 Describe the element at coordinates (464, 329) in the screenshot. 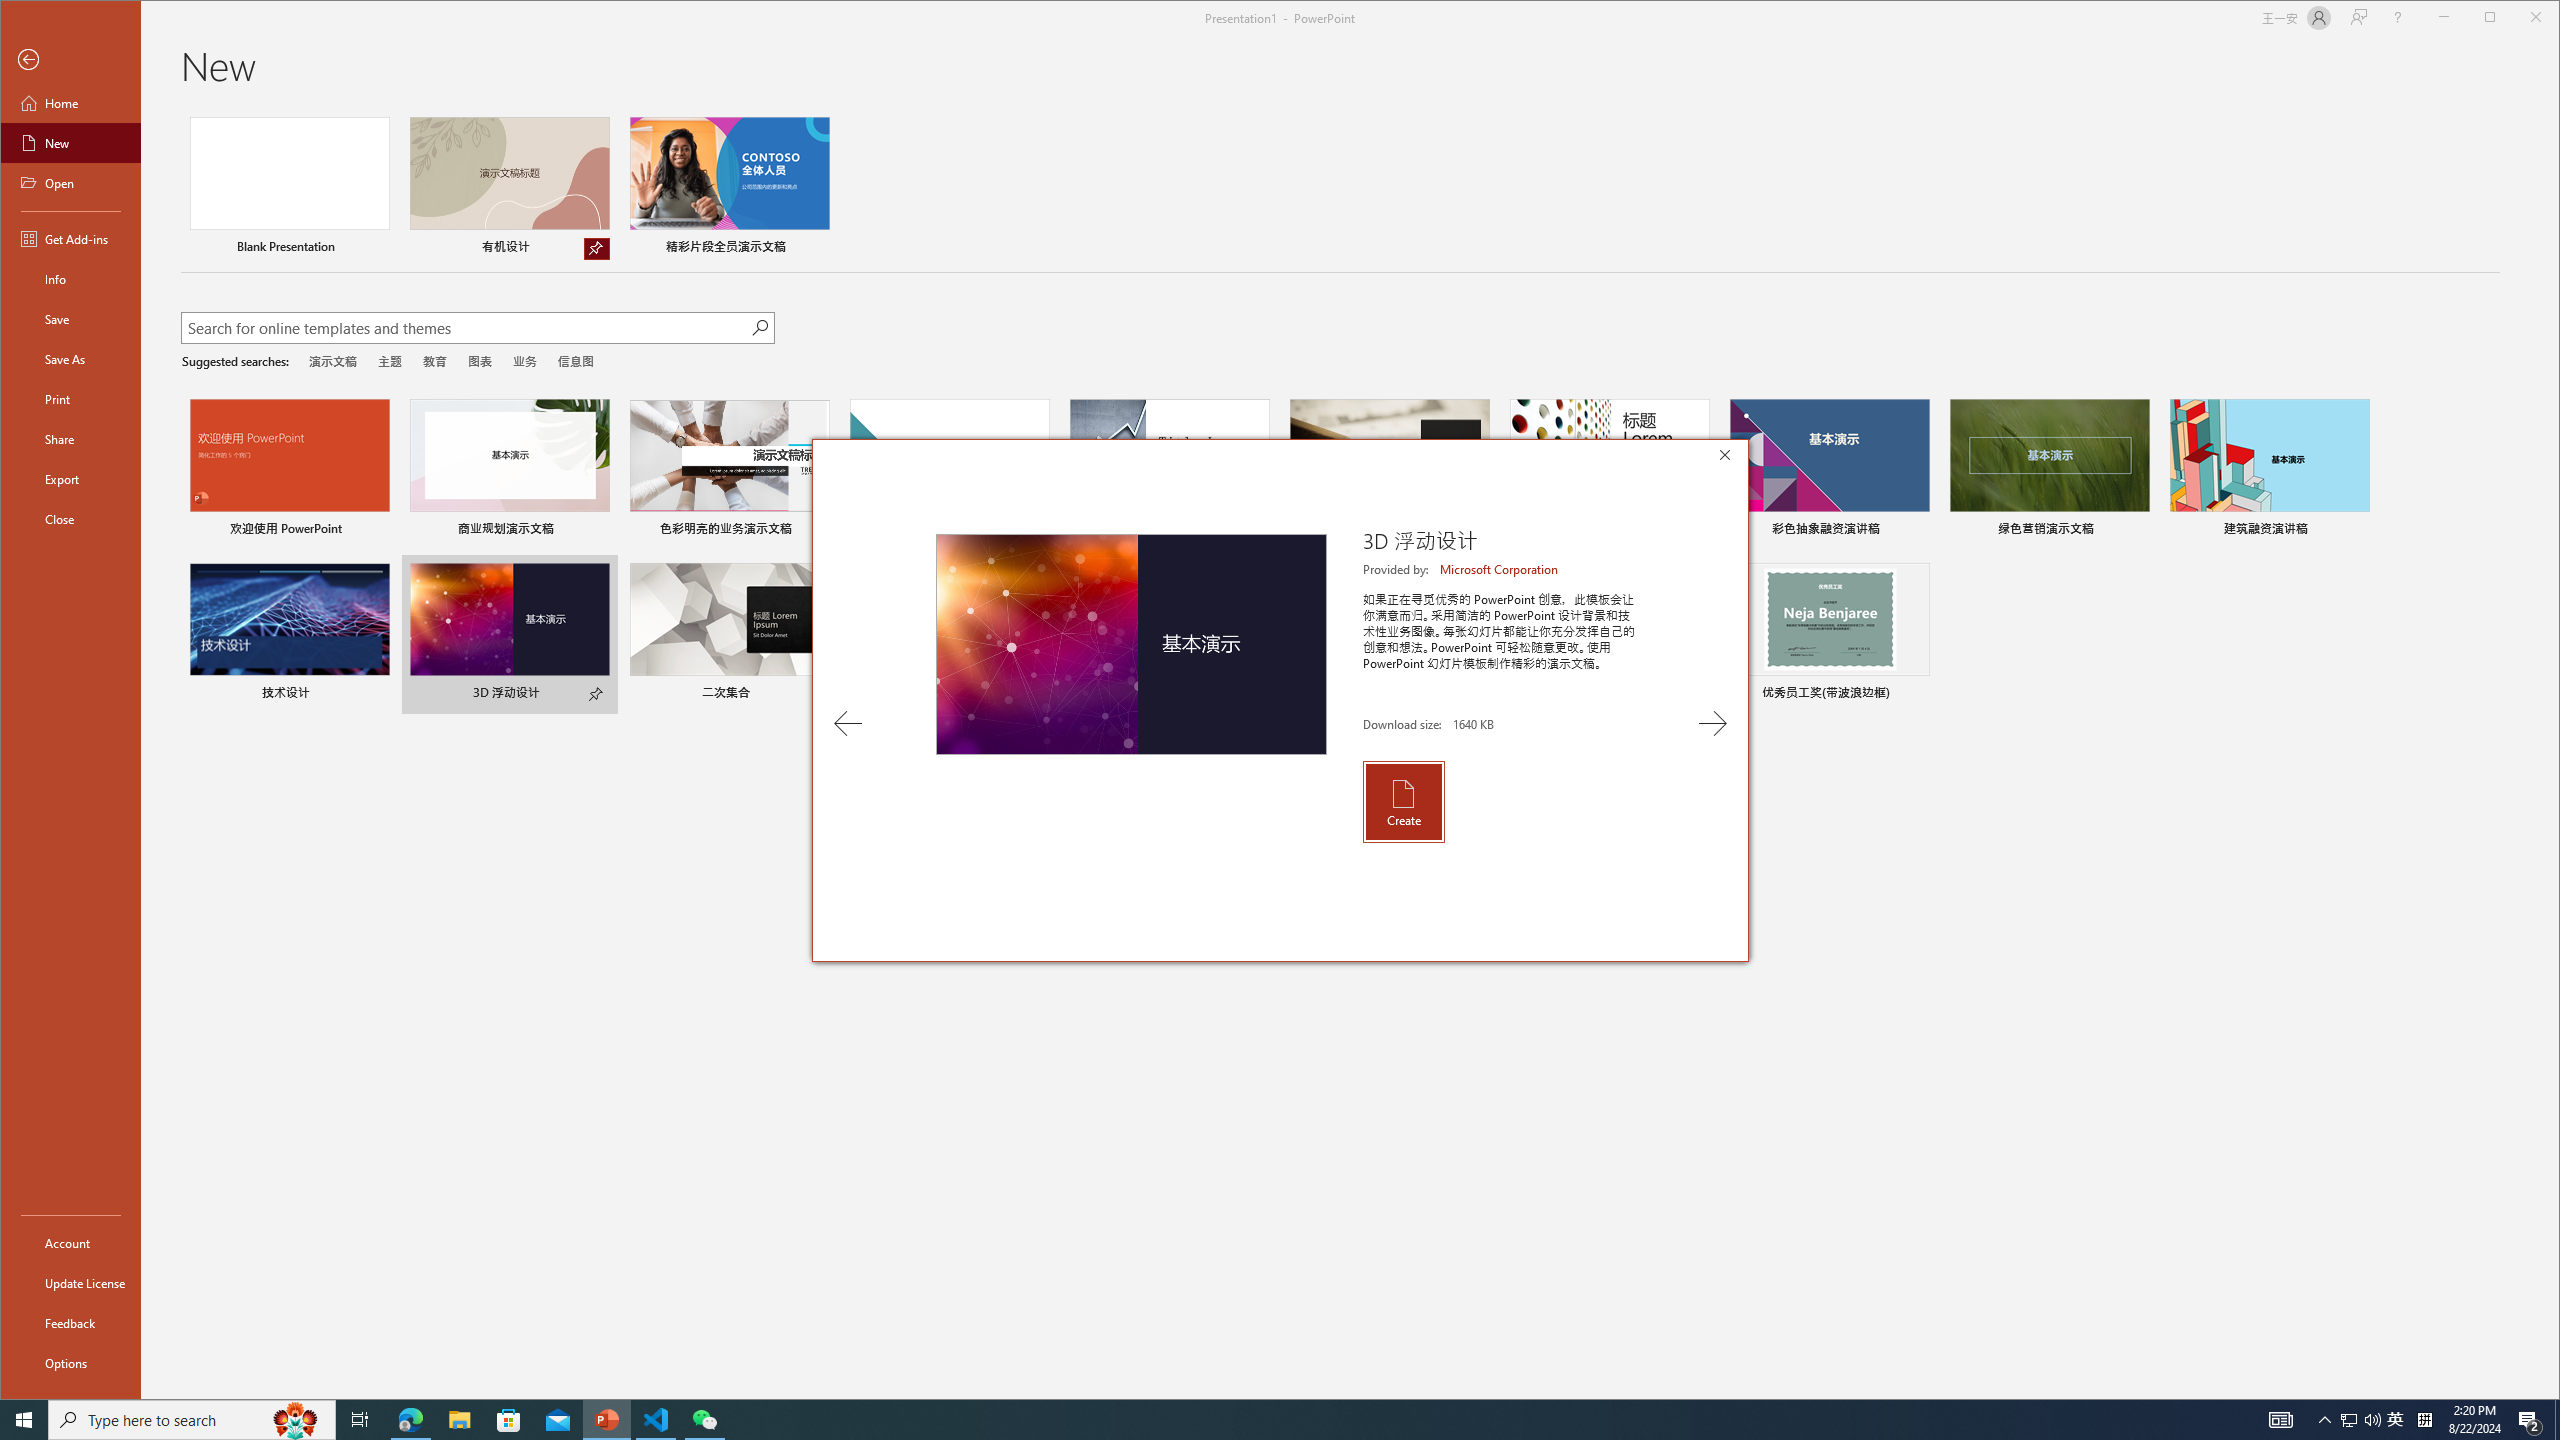

I see `'Search for online templates and themes'` at that location.